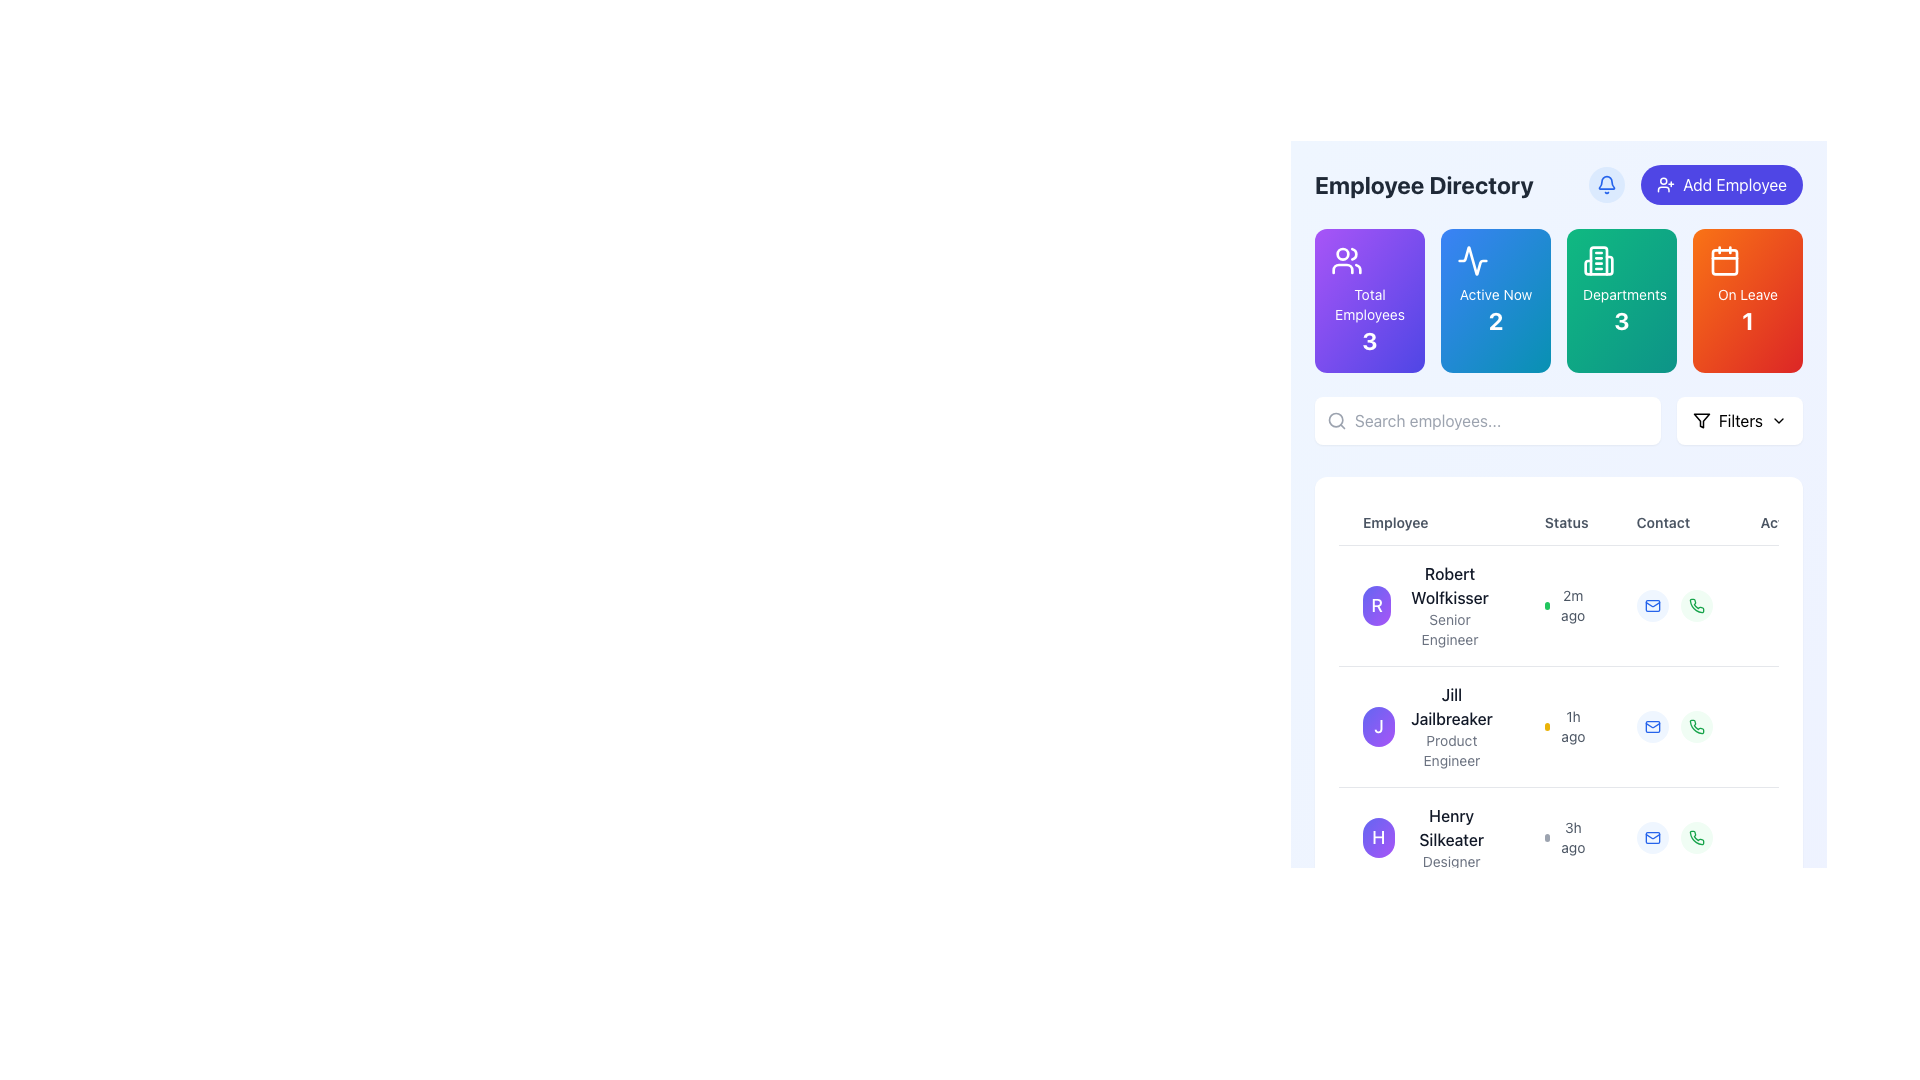 This screenshot has height=1080, width=1920. Describe the element at coordinates (1347, 260) in the screenshot. I see `the icon representing two silhouette-like figures, styled in a minimalistic manner with round edges and curved lines, located within the 'Total Employees' card at the top of the layout` at that location.